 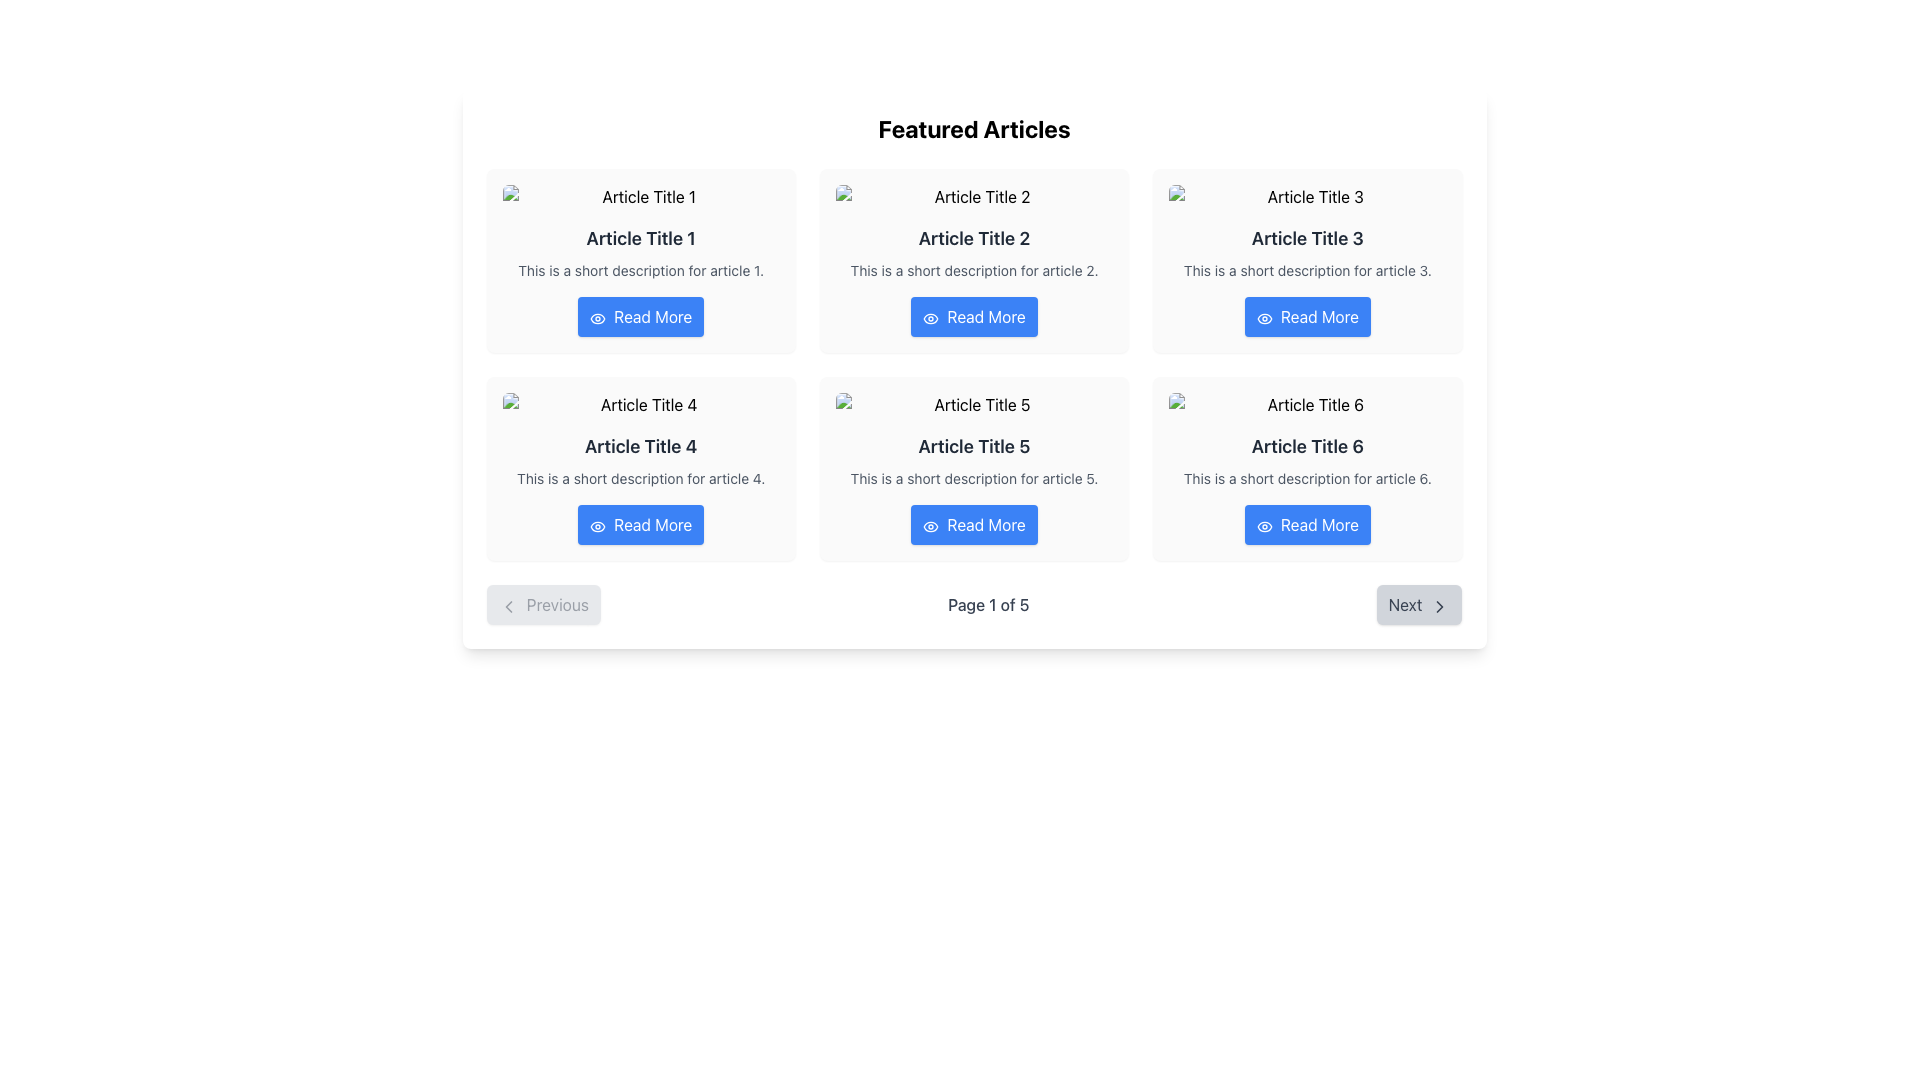 What do you see at coordinates (930, 525) in the screenshot?
I see `the small eye icon located inside the blue 'Read More' button at the bottom of the card labeled 'Article Title 5'` at bounding box center [930, 525].